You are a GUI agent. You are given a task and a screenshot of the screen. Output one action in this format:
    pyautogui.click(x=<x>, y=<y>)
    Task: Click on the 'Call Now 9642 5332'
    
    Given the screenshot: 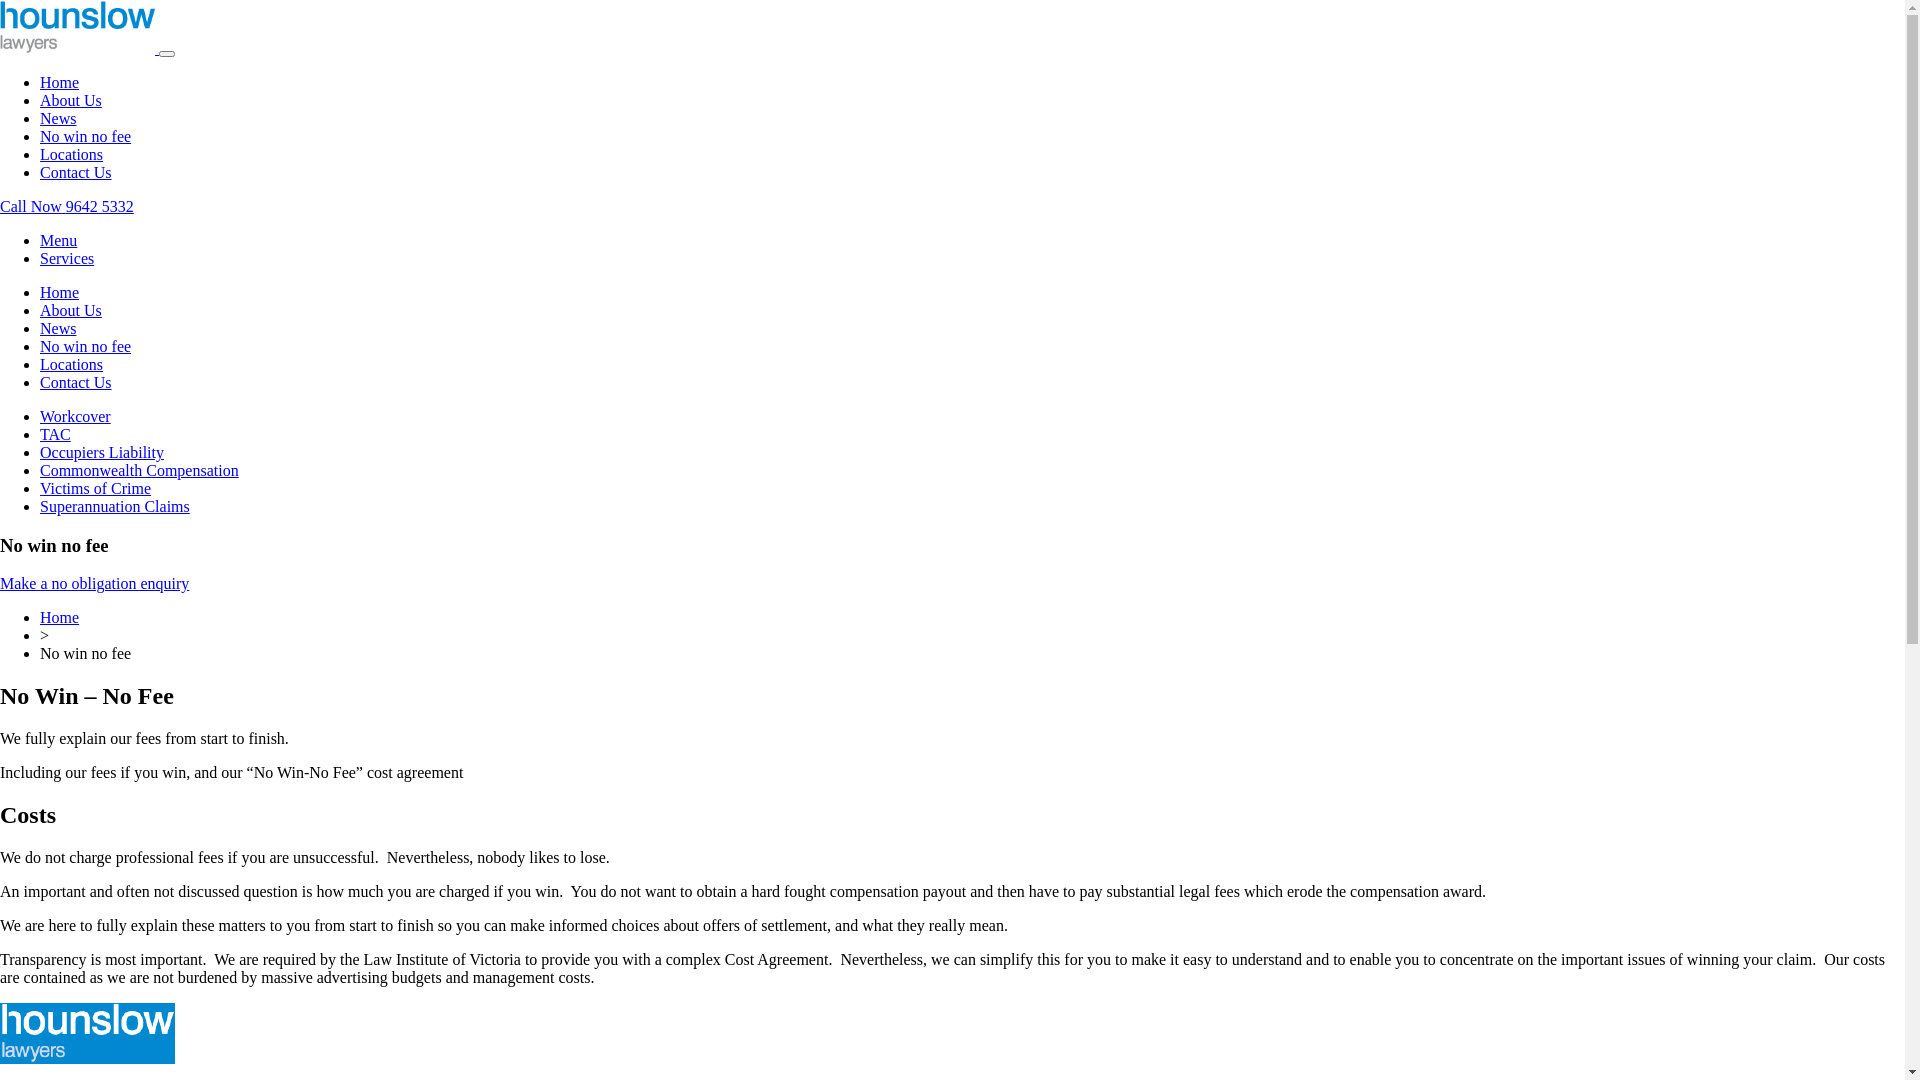 What is the action you would take?
    pyautogui.click(x=67, y=206)
    